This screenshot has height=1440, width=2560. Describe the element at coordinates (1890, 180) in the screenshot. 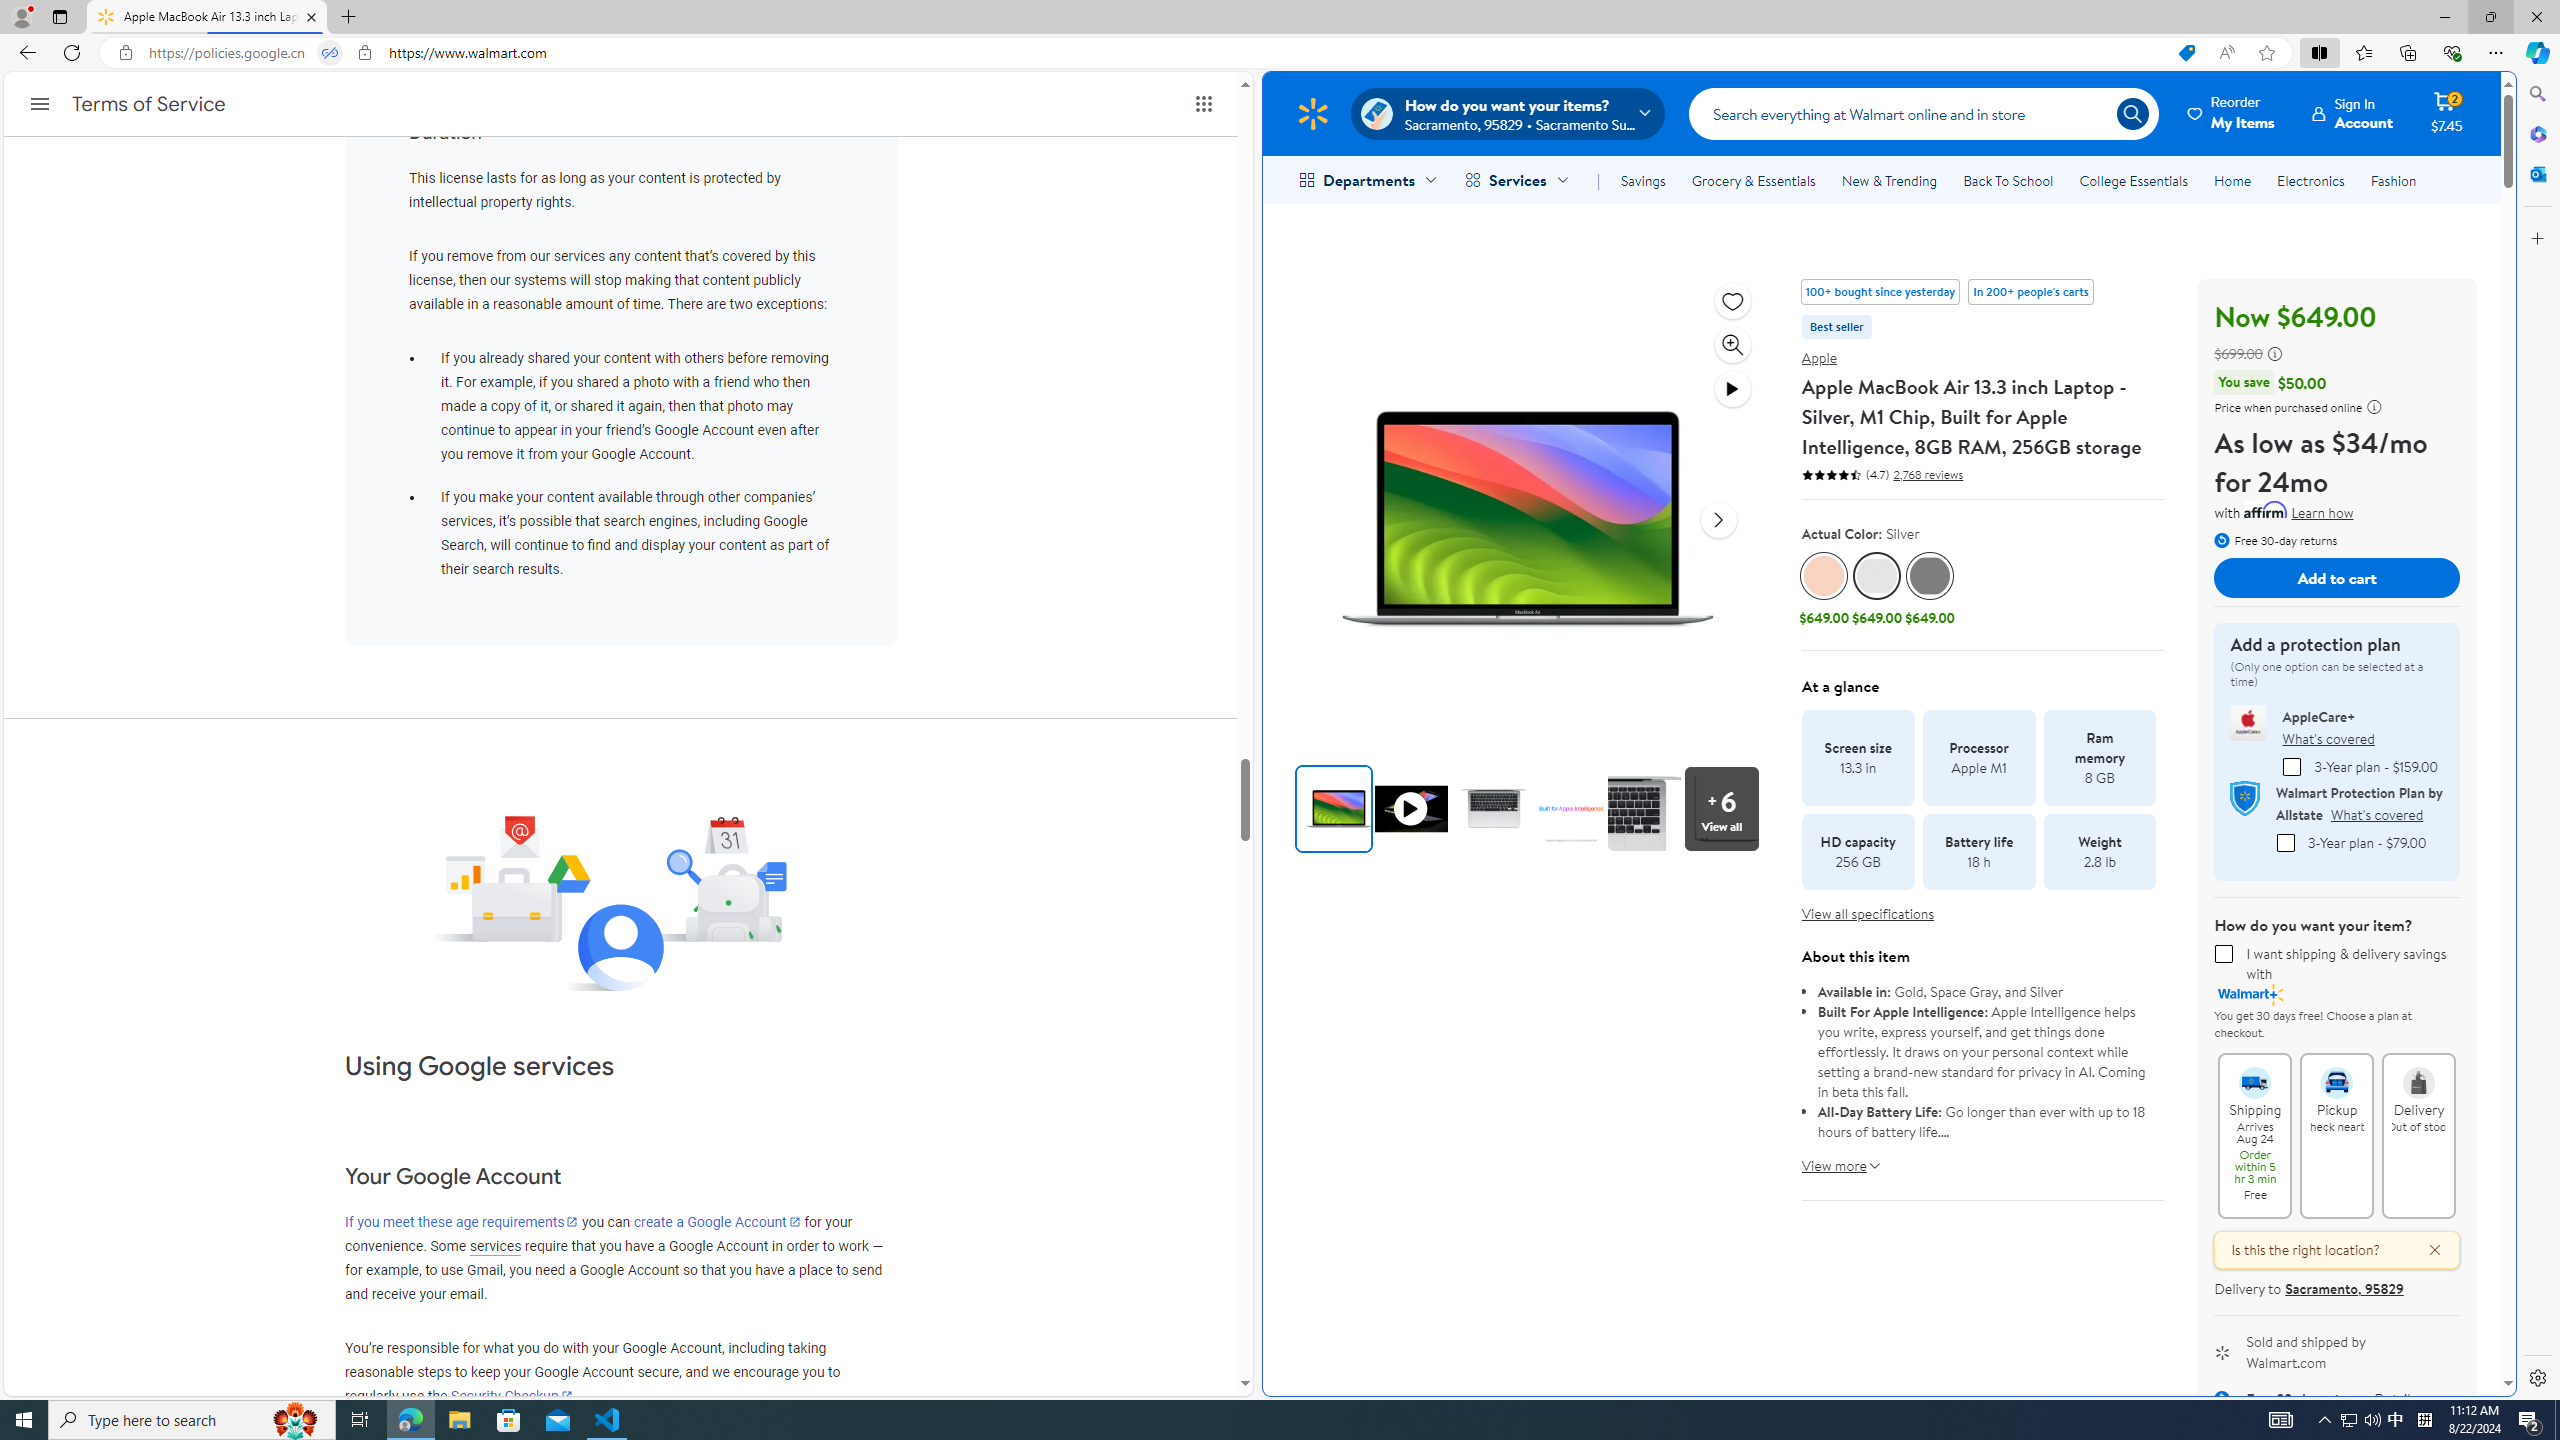

I see `'New & Trending'` at that location.